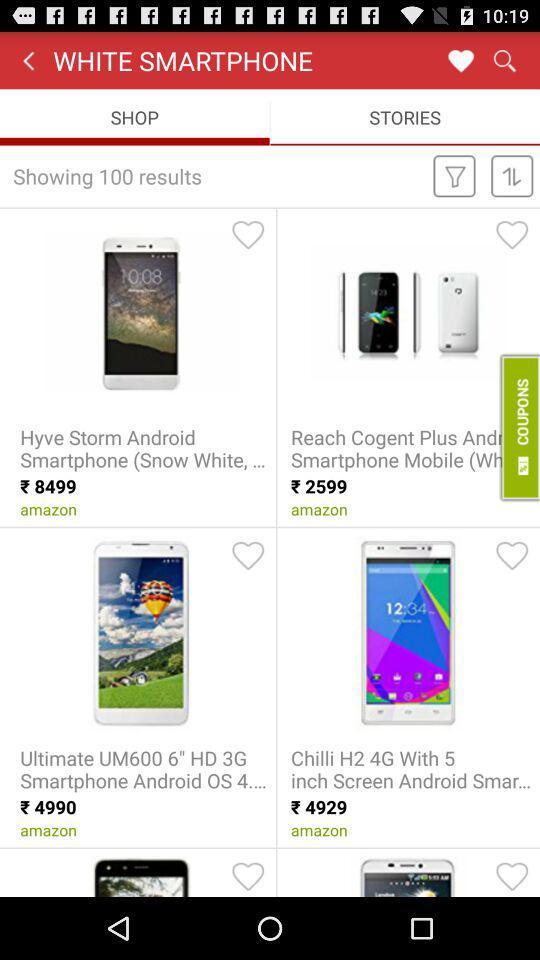 Image resolution: width=540 pixels, height=960 pixels. Describe the element at coordinates (248, 875) in the screenshot. I see `to add to favorite` at that location.